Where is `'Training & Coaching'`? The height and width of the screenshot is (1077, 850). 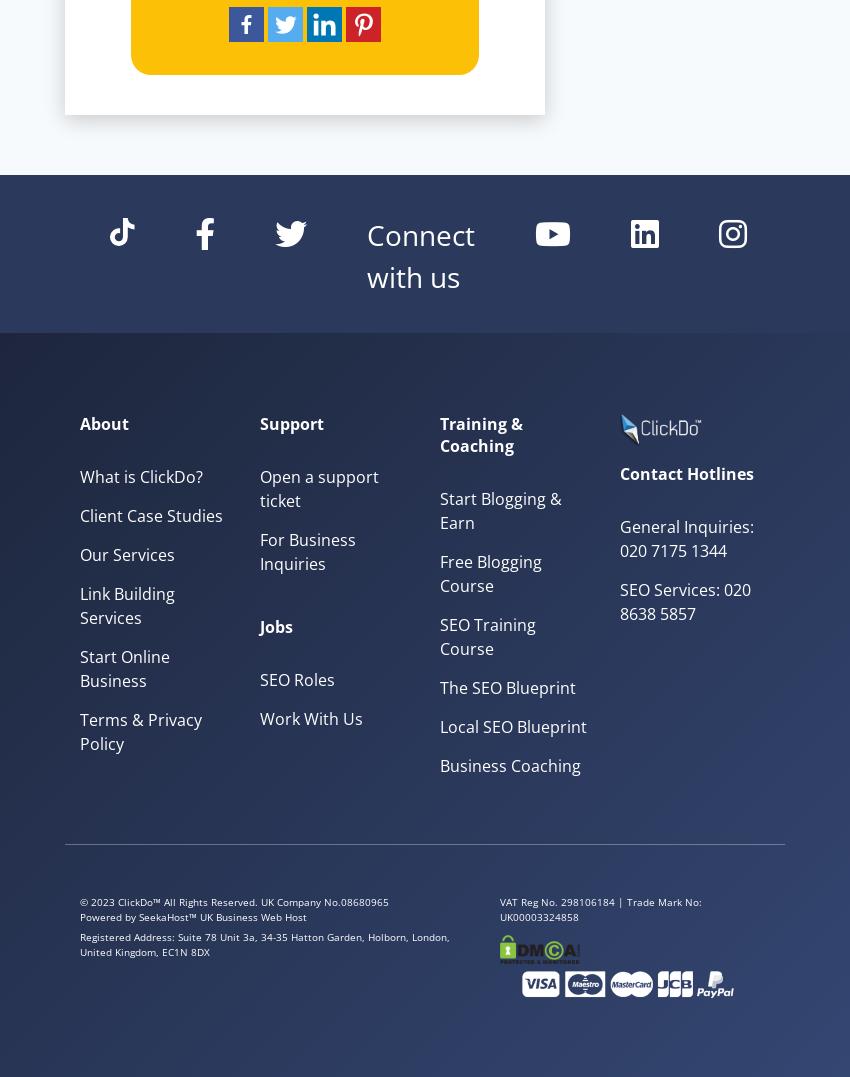
'Training & Coaching' is located at coordinates (481, 433).